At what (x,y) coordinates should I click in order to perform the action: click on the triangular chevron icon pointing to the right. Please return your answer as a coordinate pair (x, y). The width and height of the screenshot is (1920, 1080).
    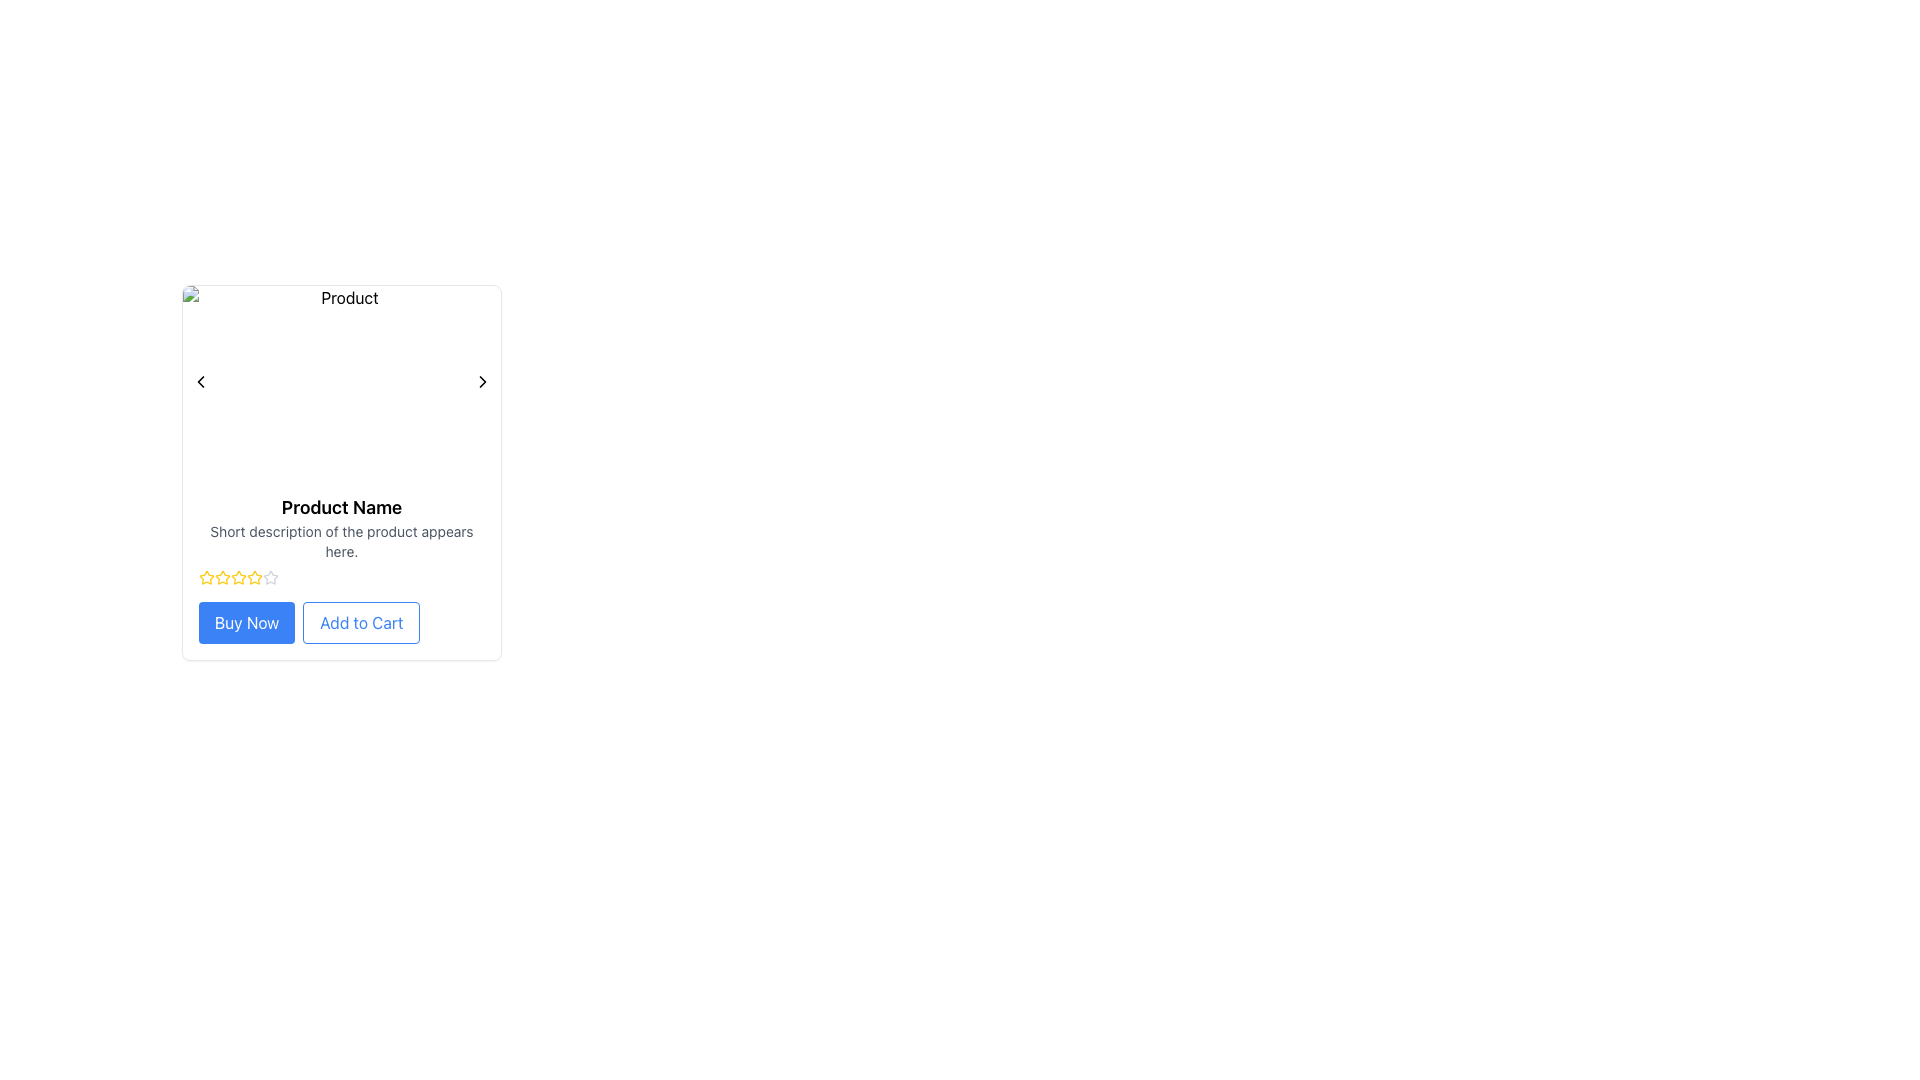
    Looking at the image, I should click on (483, 381).